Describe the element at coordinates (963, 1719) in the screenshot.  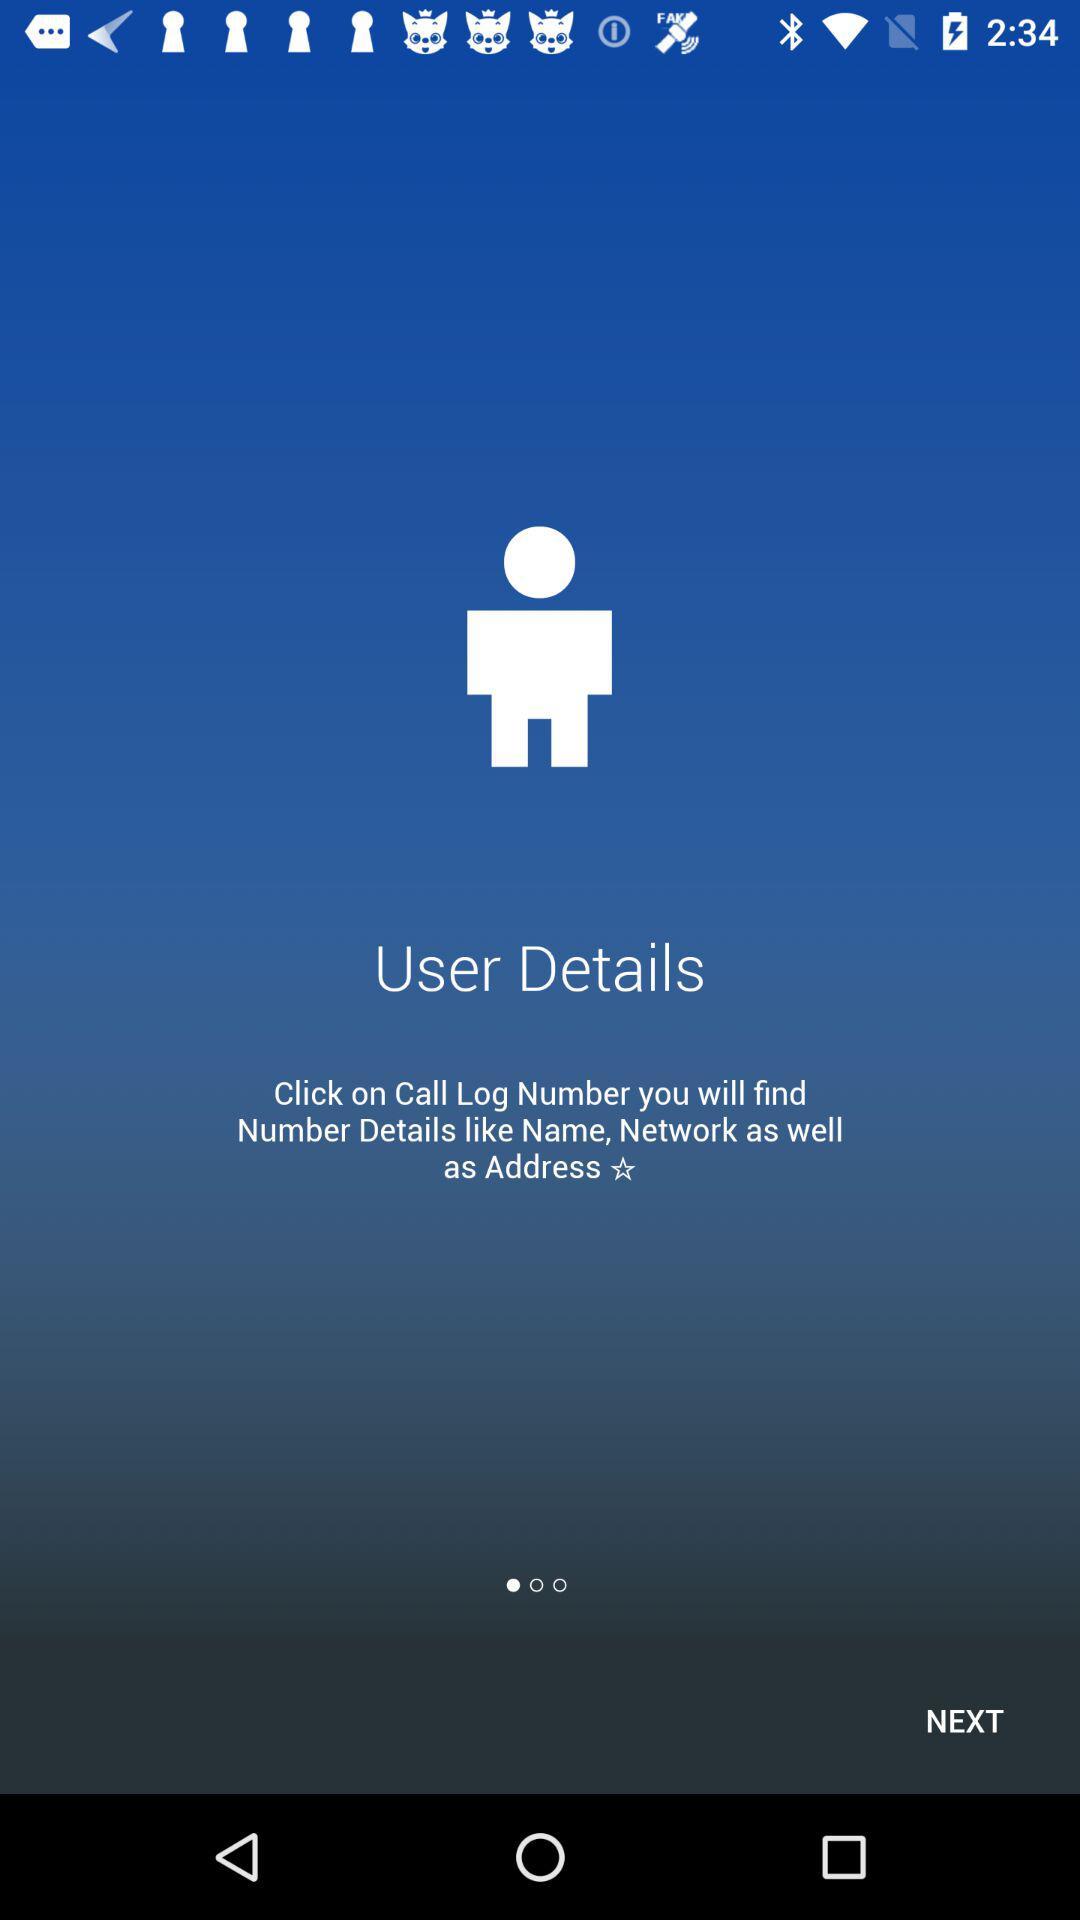
I see `item at the bottom right corner` at that location.